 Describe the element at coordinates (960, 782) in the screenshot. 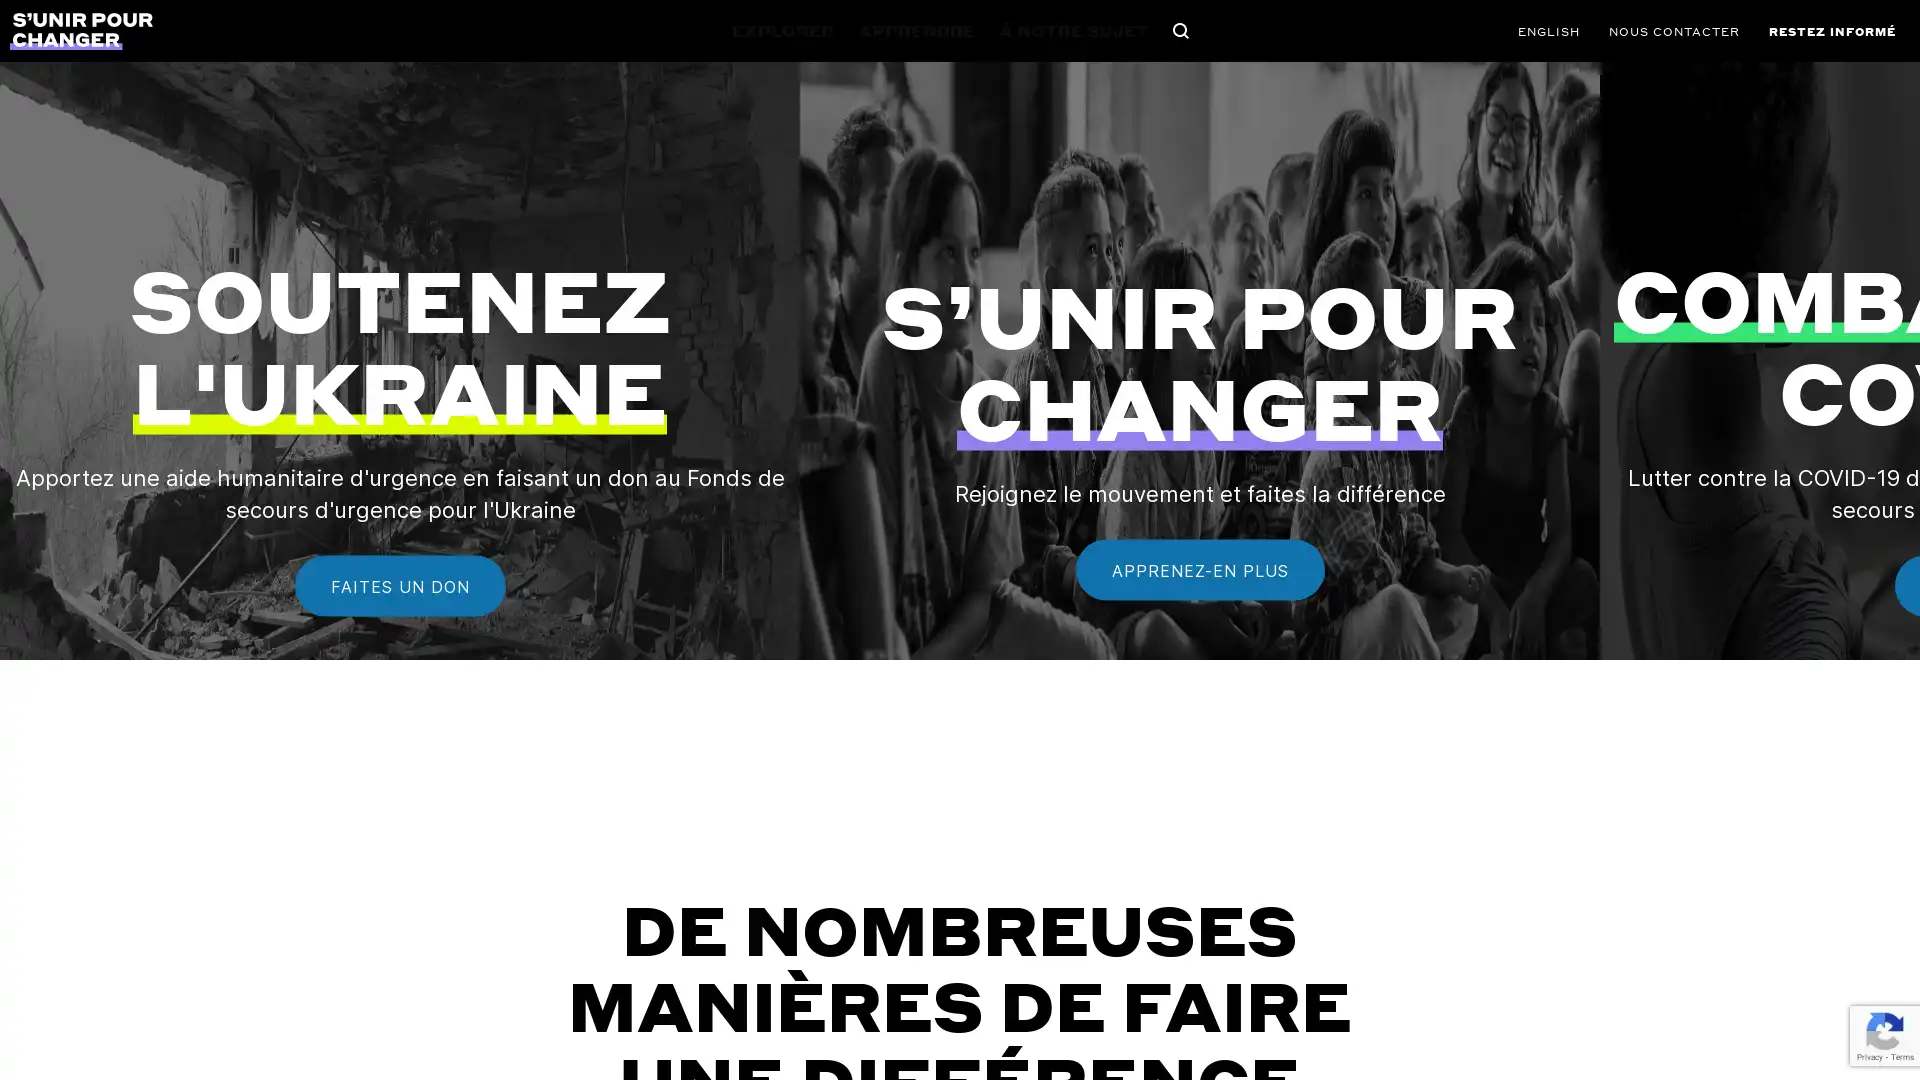

I see `2` at that location.